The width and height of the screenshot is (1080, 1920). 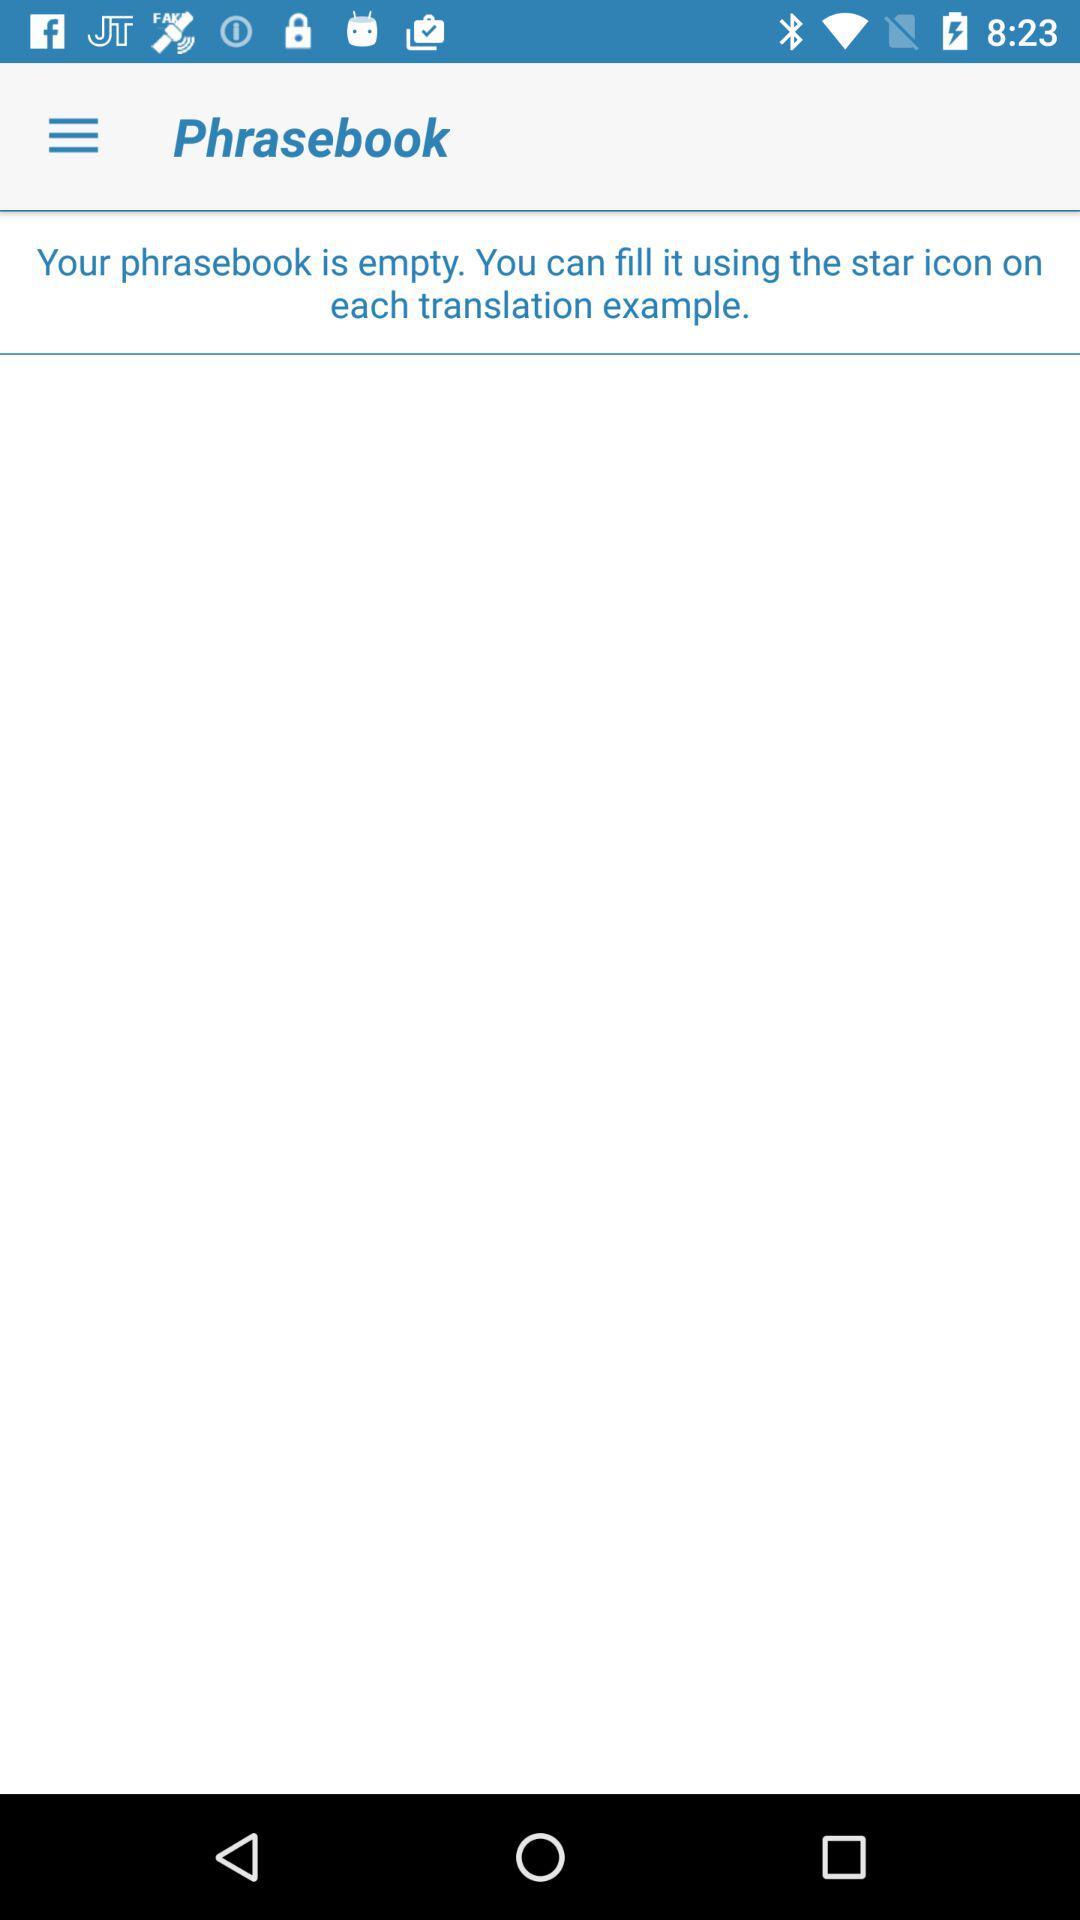 What do you see at coordinates (540, 210) in the screenshot?
I see `the item above your phrasebook is icon` at bounding box center [540, 210].